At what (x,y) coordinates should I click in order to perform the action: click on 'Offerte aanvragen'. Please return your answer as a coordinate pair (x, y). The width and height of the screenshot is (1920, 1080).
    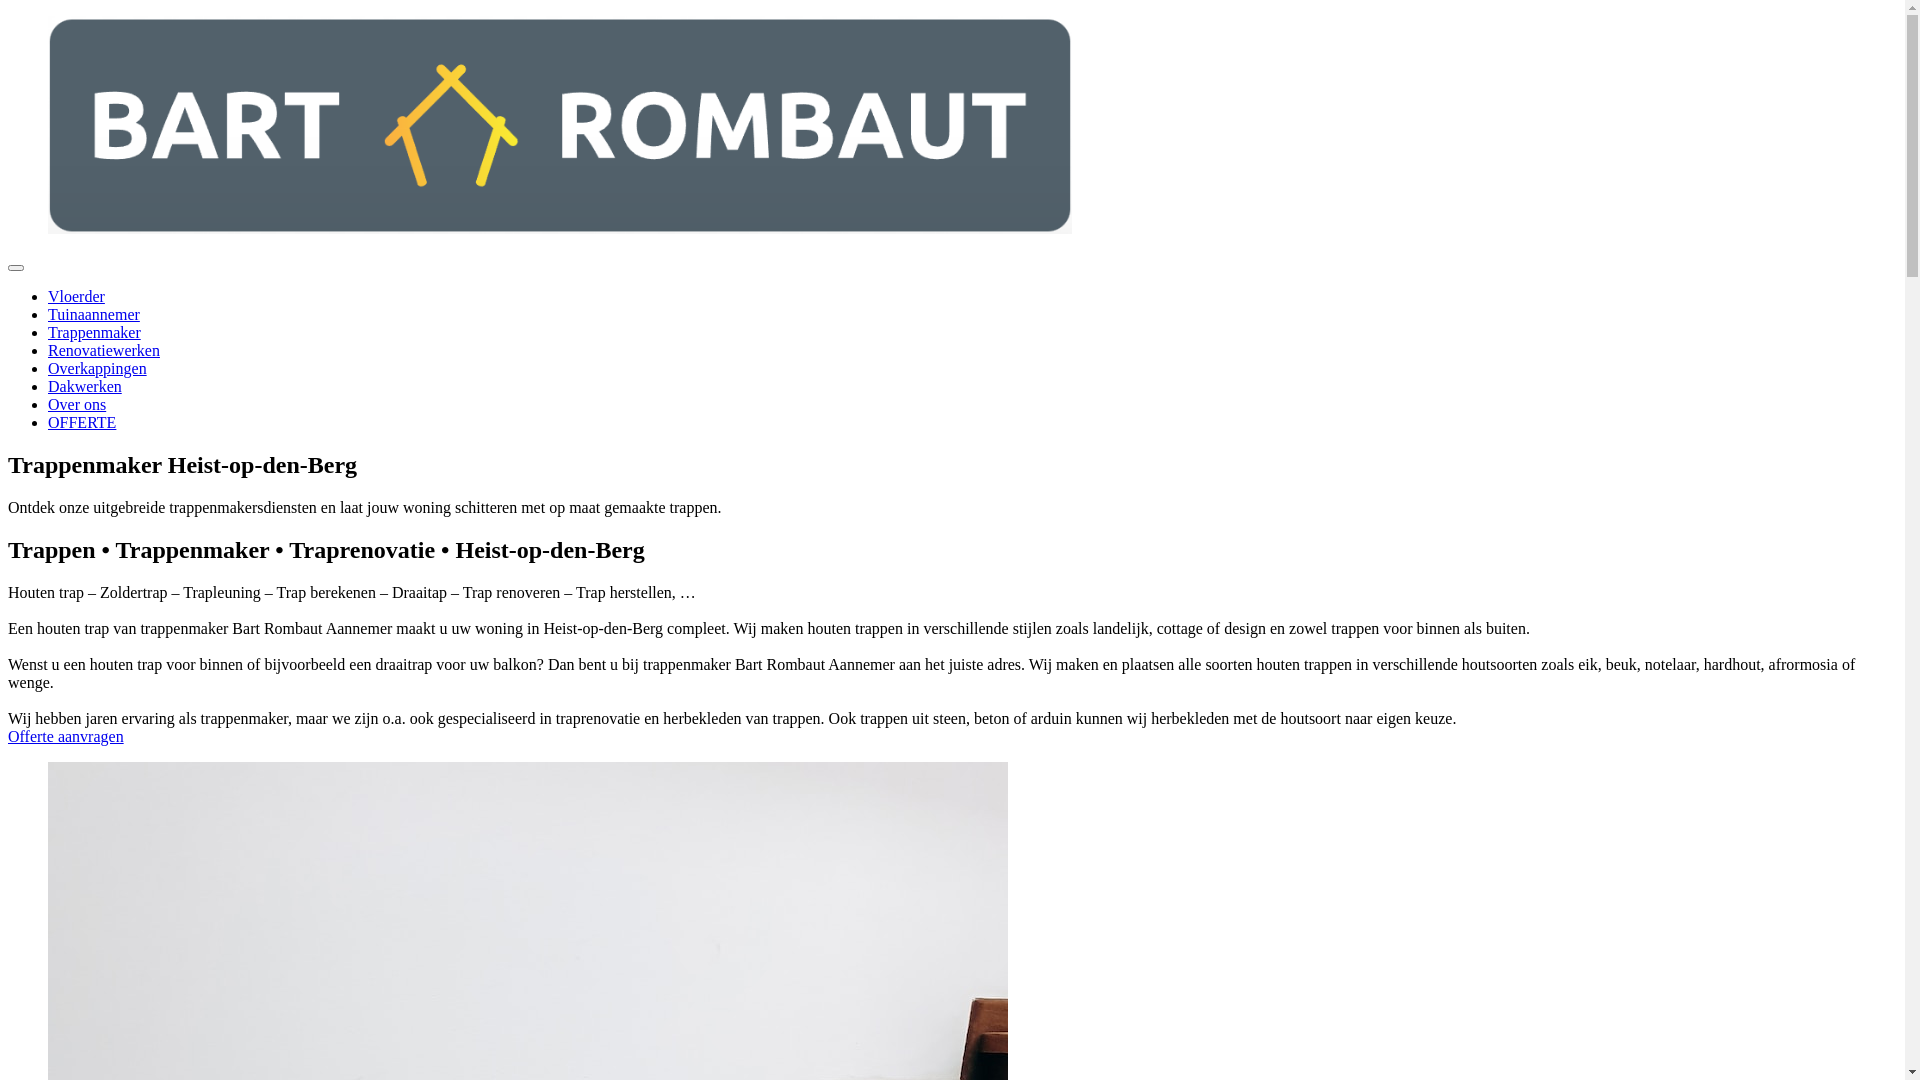
    Looking at the image, I should click on (66, 736).